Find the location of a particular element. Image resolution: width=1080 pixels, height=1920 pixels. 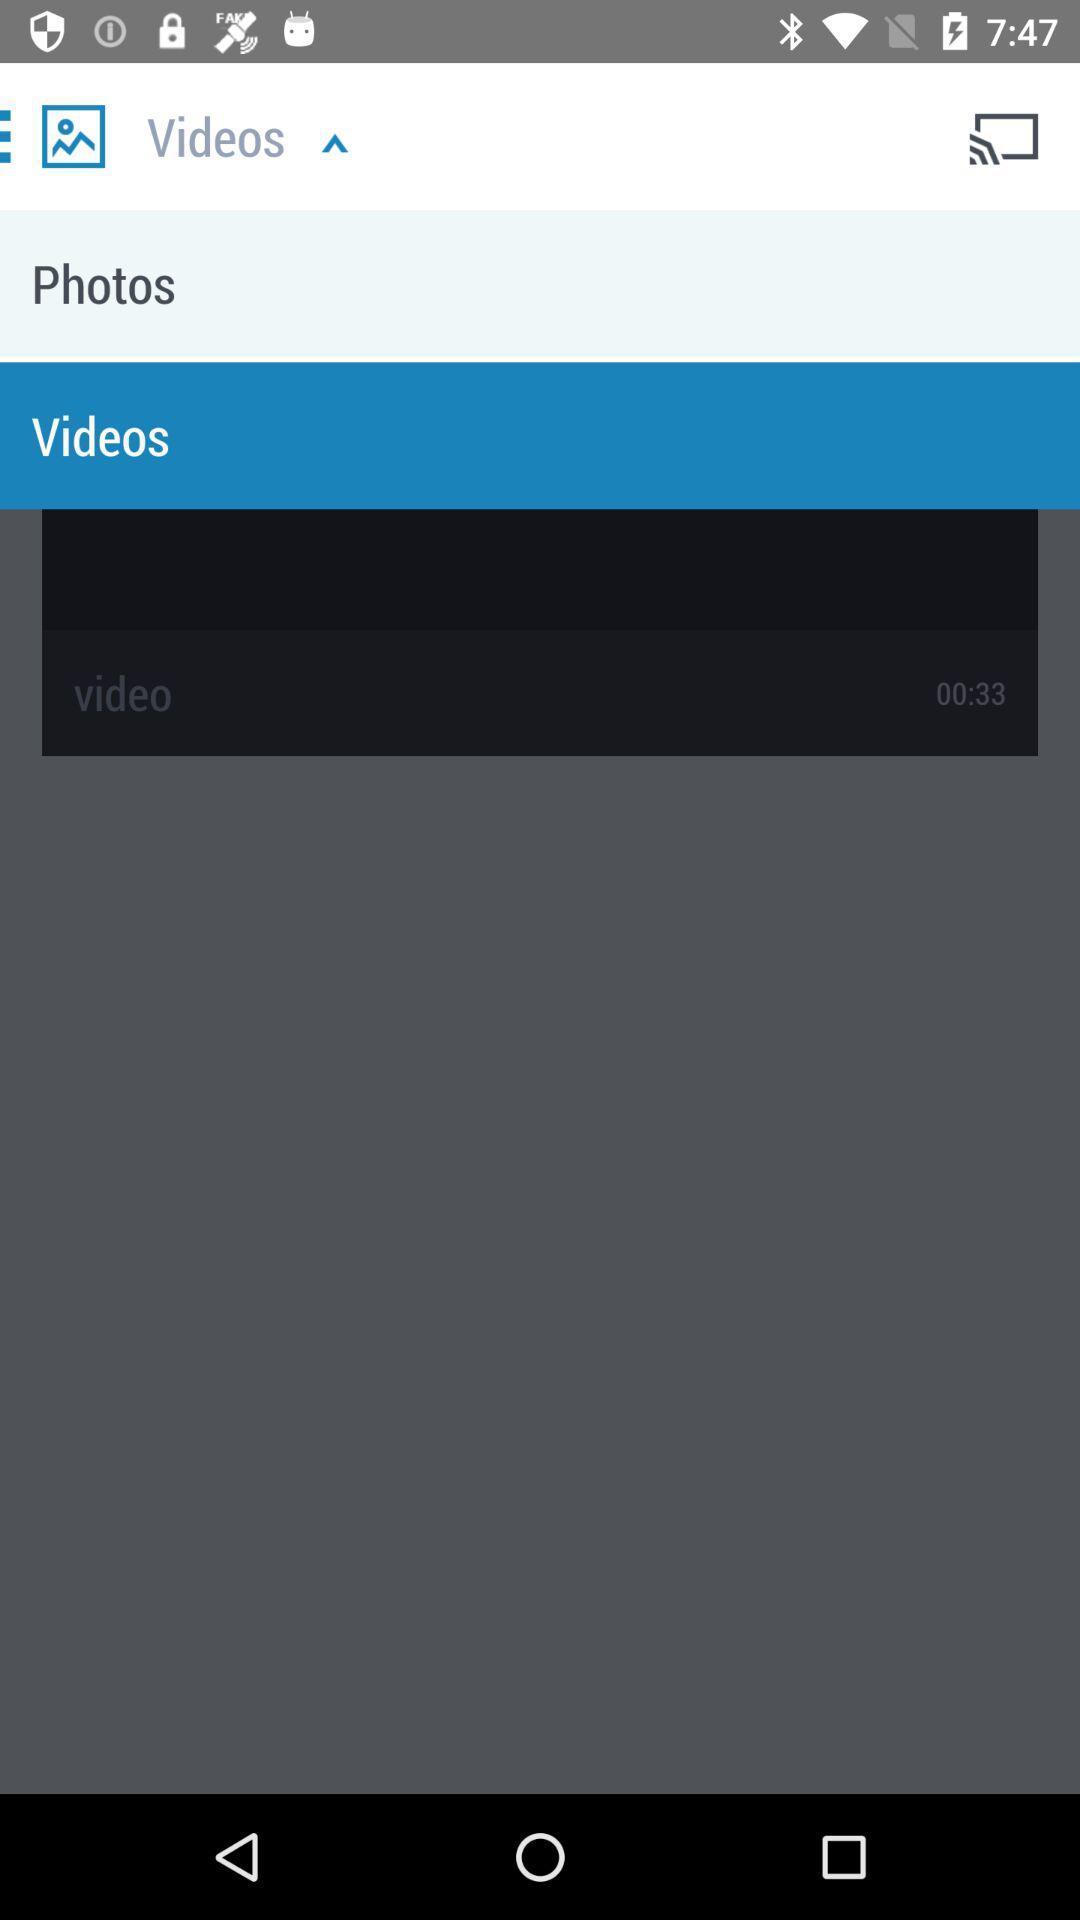

the wallpaper icon is located at coordinates (72, 135).